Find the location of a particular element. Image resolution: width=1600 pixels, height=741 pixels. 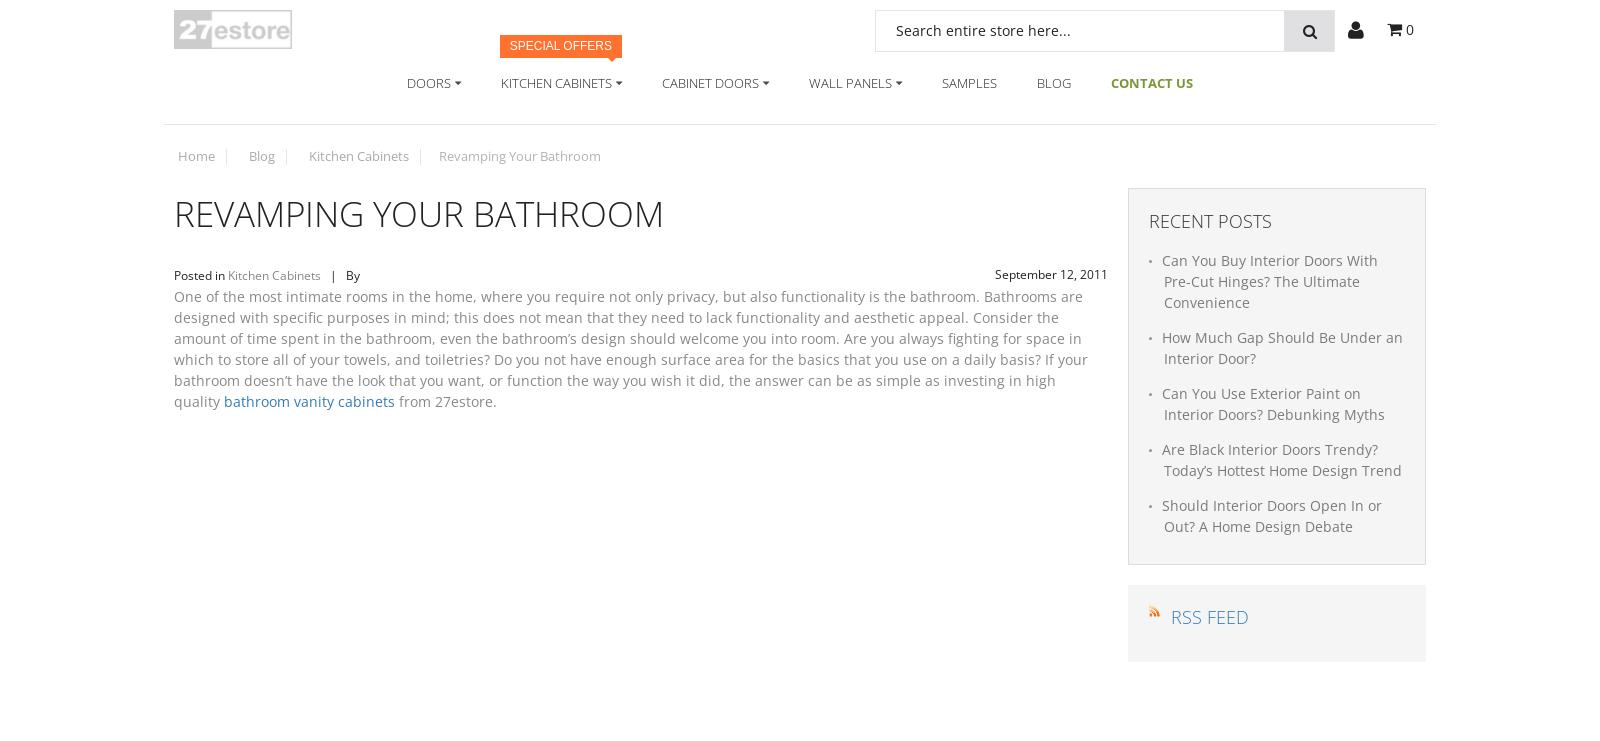

'Can You Use Exterior Paint on Interior Doors? Debunking Myths' is located at coordinates (1272, 402).